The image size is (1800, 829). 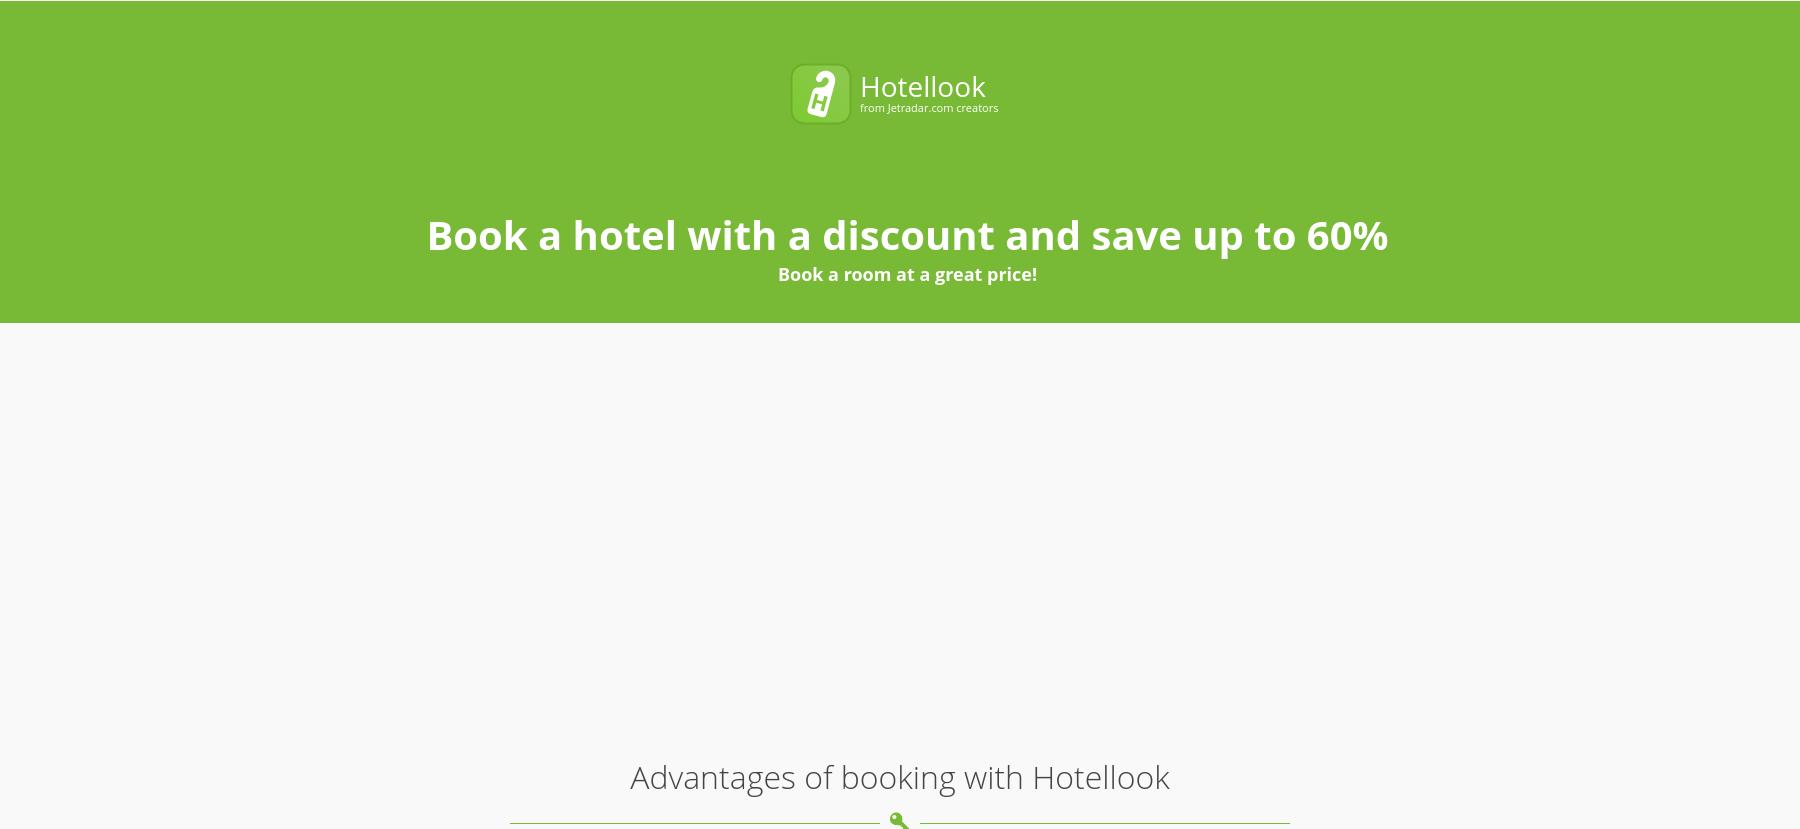 What do you see at coordinates (485, 235) in the screenshot?
I see `'We compare room prices from 70 different hotel booking services, enabling you to pick the most affordable offers that are not even listed on each service separately'` at bounding box center [485, 235].